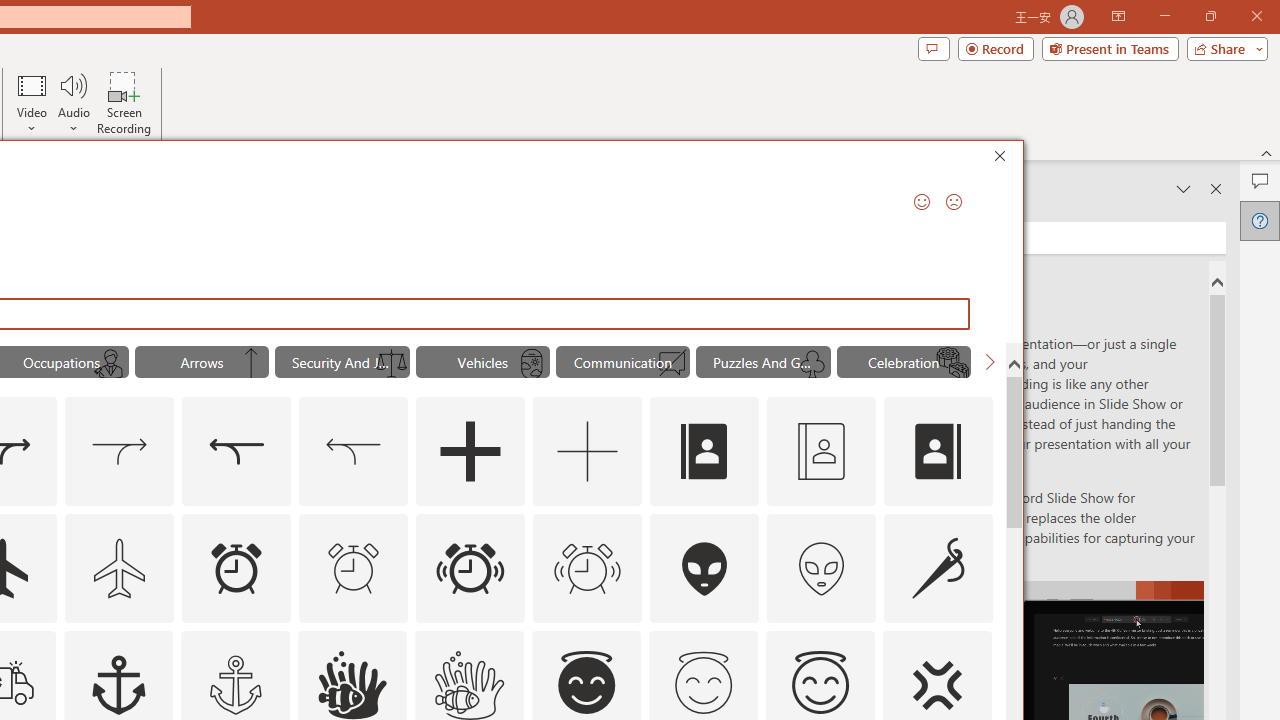  What do you see at coordinates (110, 364) in the screenshot?
I see `'AutomationID: Icons_JudgeMale_M'` at bounding box center [110, 364].